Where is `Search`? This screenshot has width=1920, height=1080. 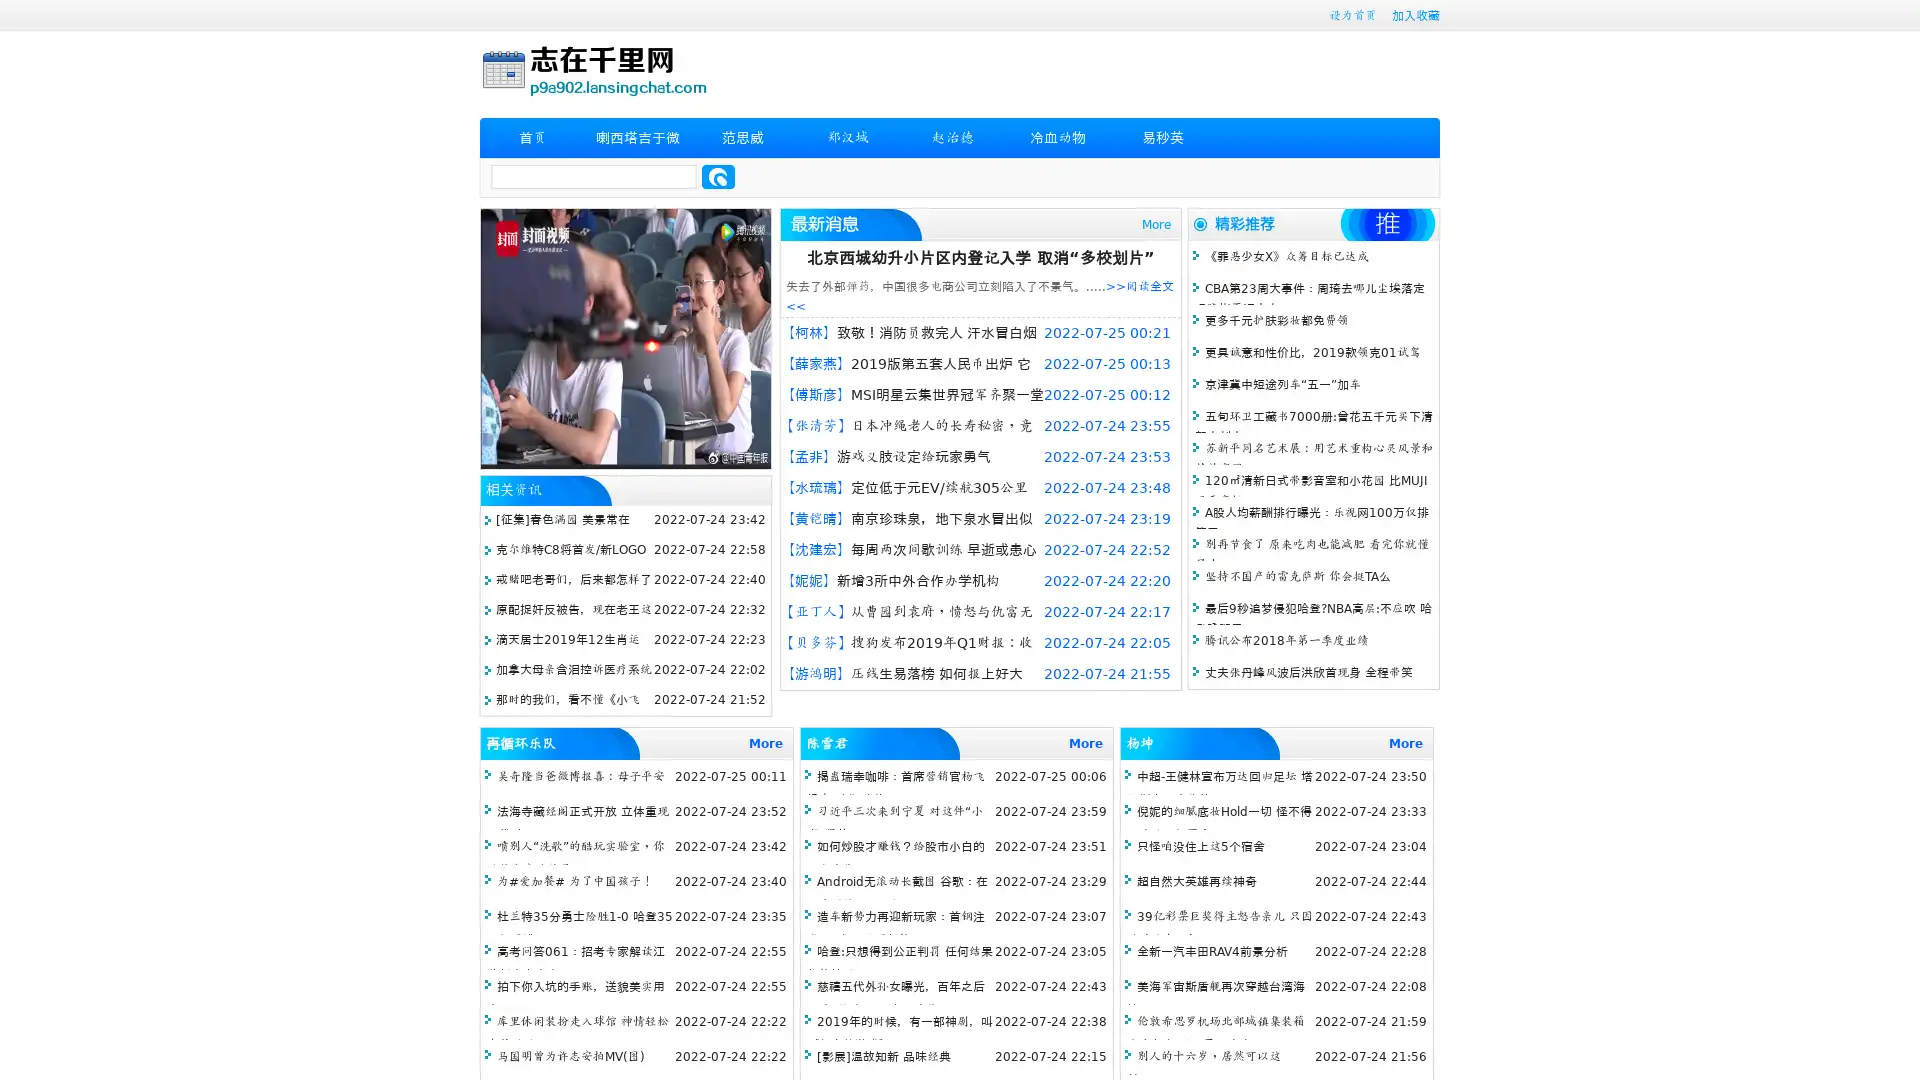
Search is located at coordinates (718, 176).